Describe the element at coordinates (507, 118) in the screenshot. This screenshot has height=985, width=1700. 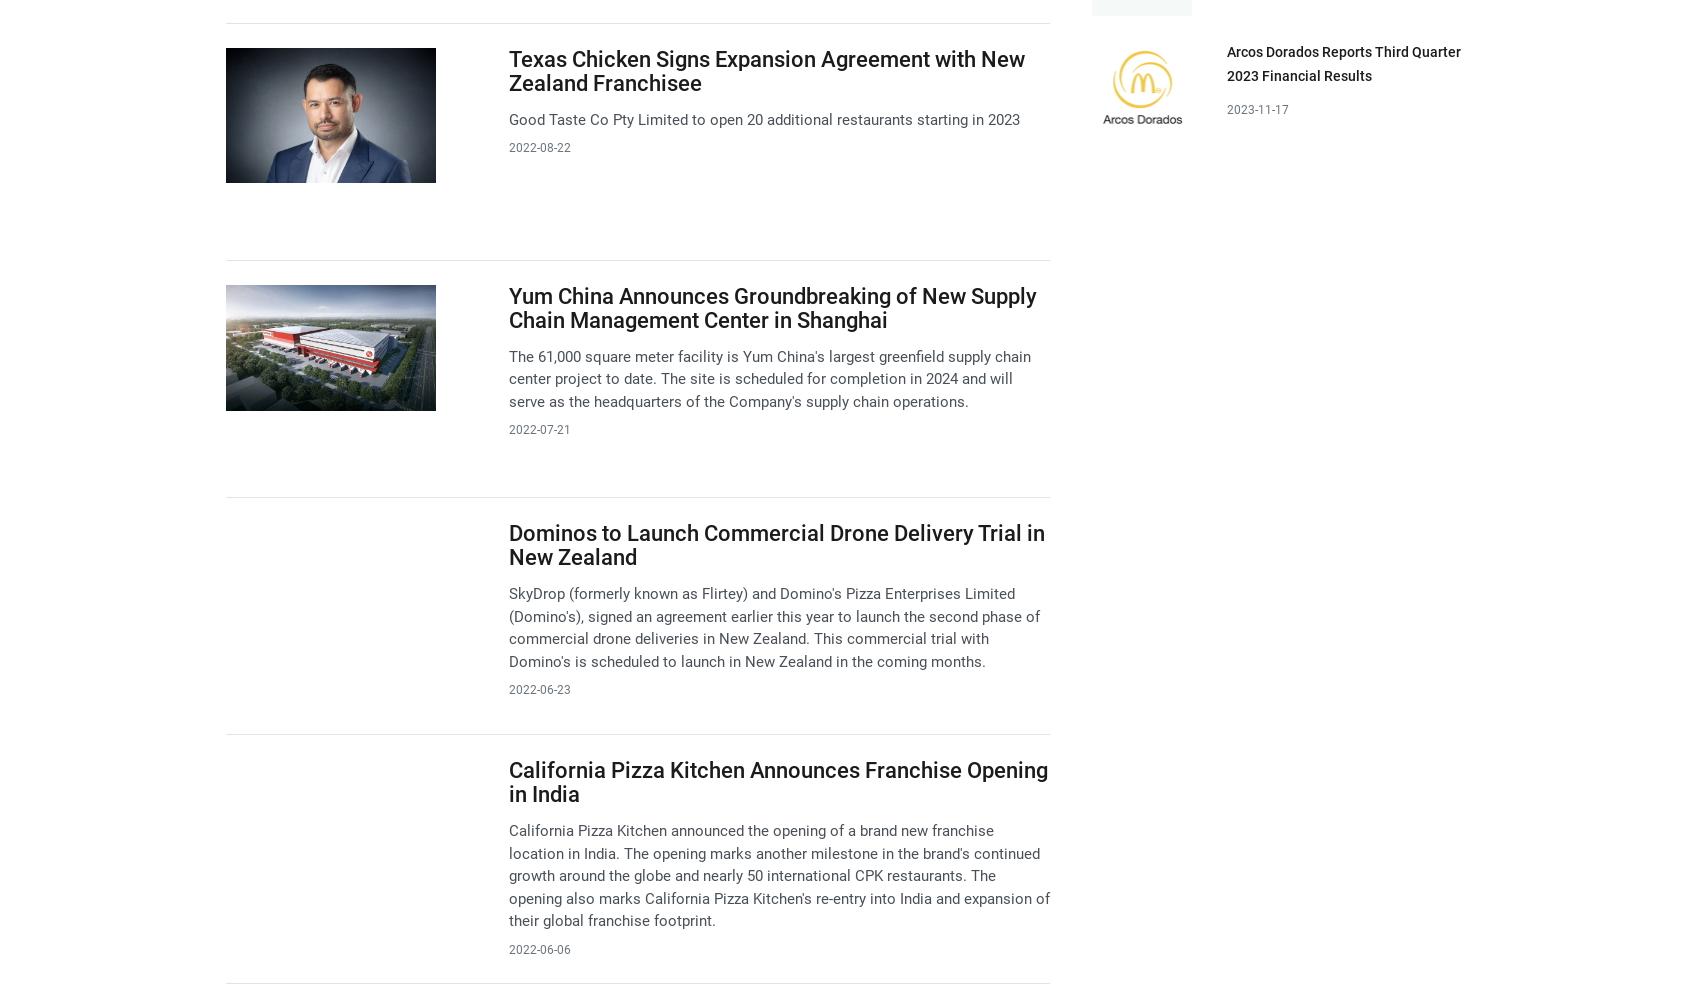
I see `'Good Taste Co Pty Limited to open 20 additional restaurants starting in 2023'` at that location.